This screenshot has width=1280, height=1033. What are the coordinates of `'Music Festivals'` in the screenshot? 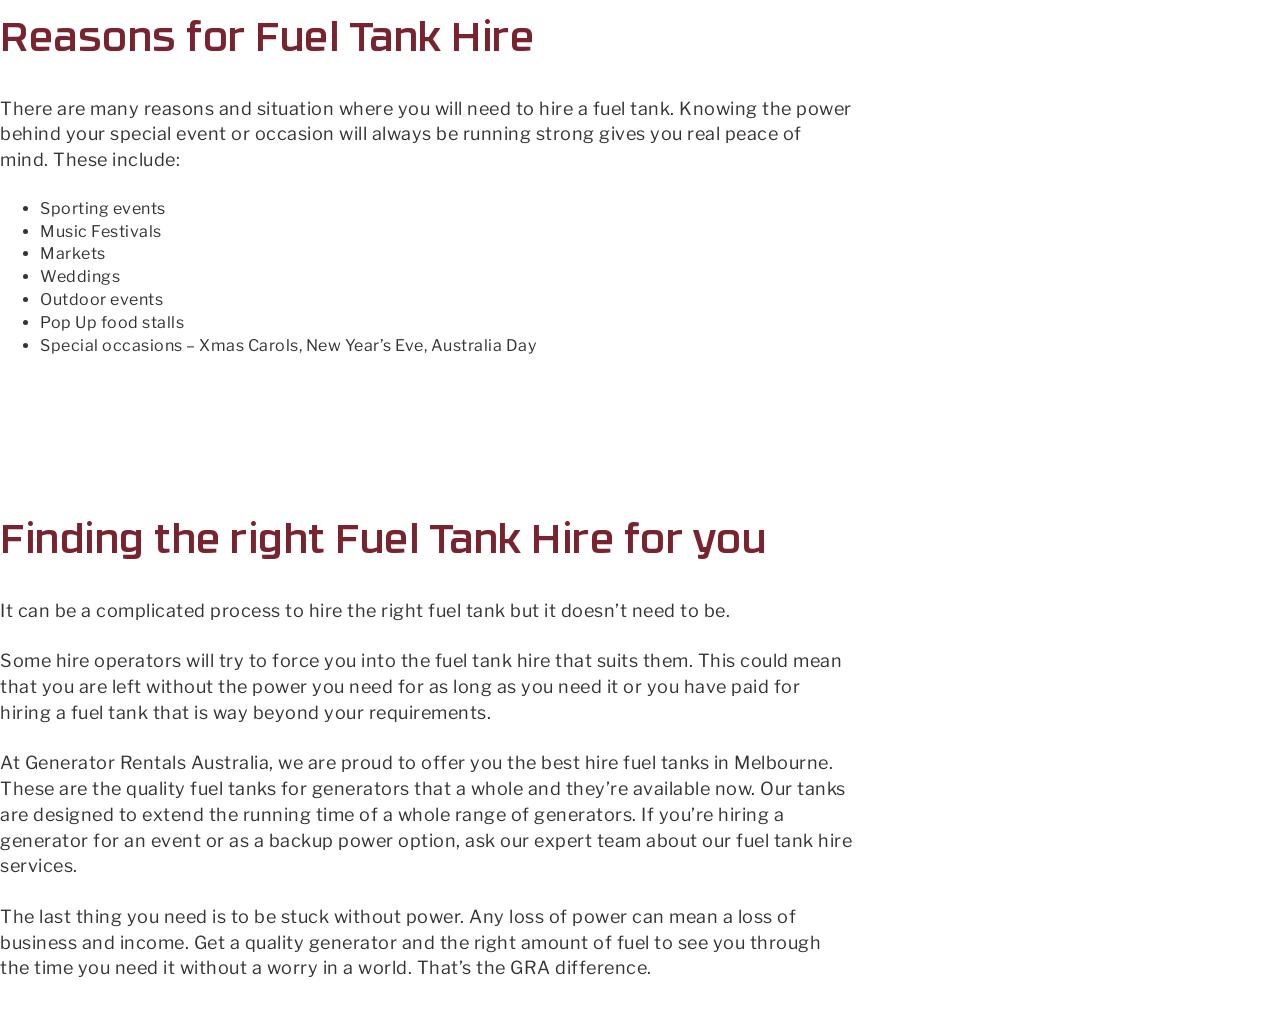 It's located at (99, 229).